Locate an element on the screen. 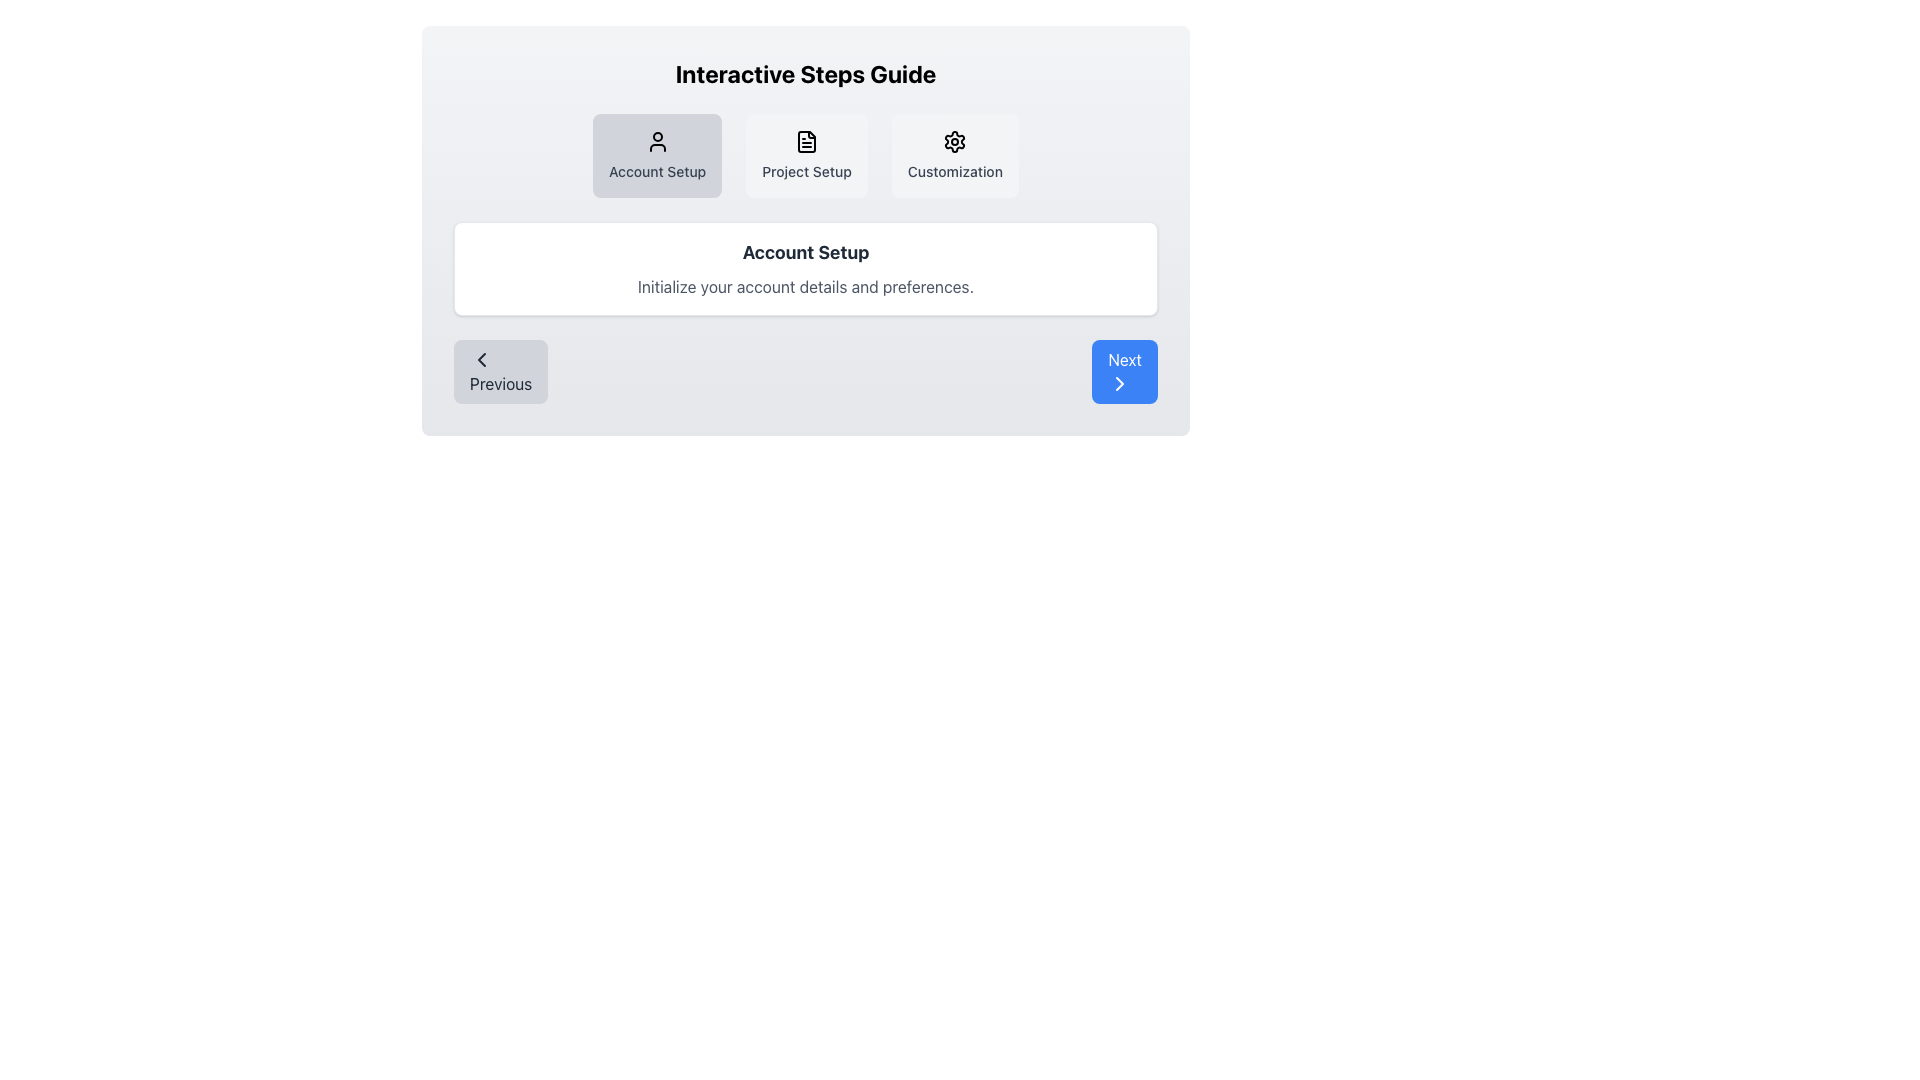 Image resolution: width=1920 pixels, height=1080 pixels. the chevron-shaped graphic icon associated with the 'Previous' button located in the lower-left corner of the interface is located at coordinates (481, 358).